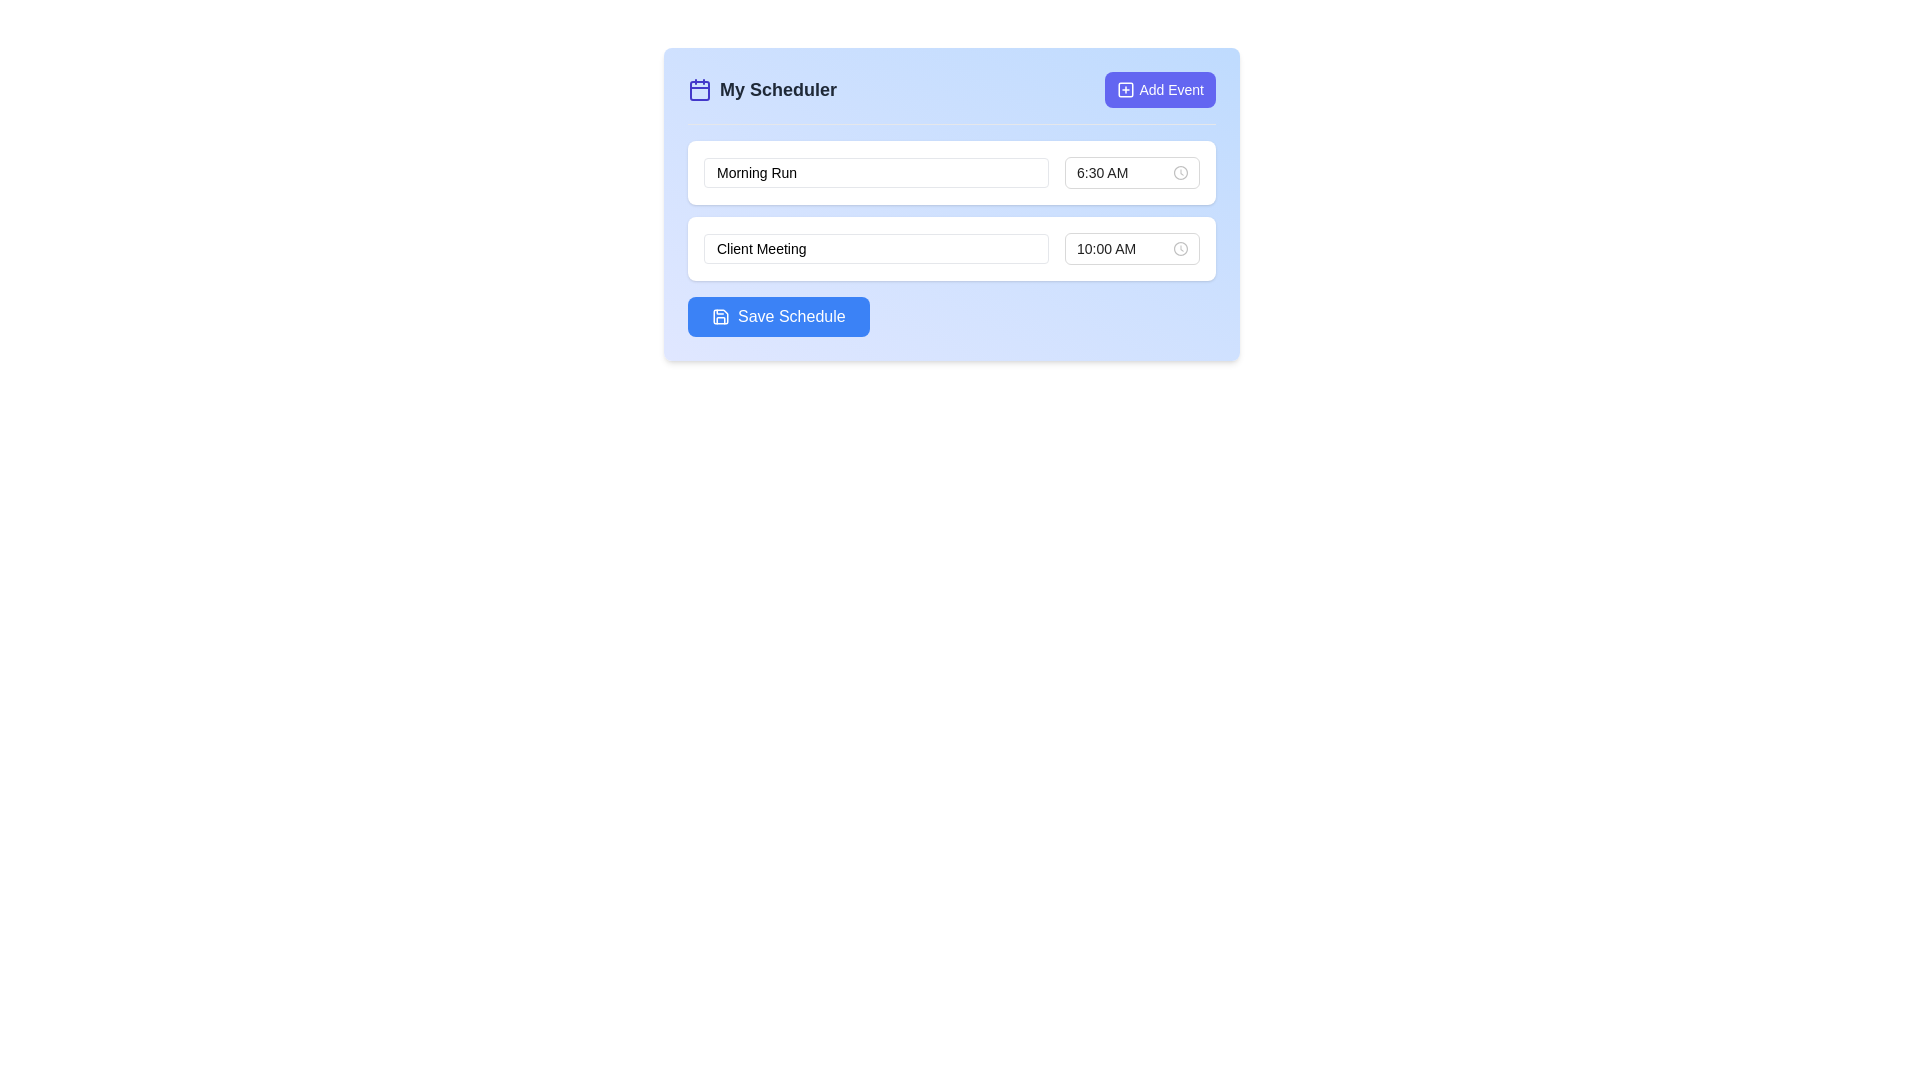  Describe the element at coordinates (1126, 88) in the screenshot. I see `the SVG rectangle on the blue 'Add Event' button located at the top-right corner of the scheduler interface` at that location.